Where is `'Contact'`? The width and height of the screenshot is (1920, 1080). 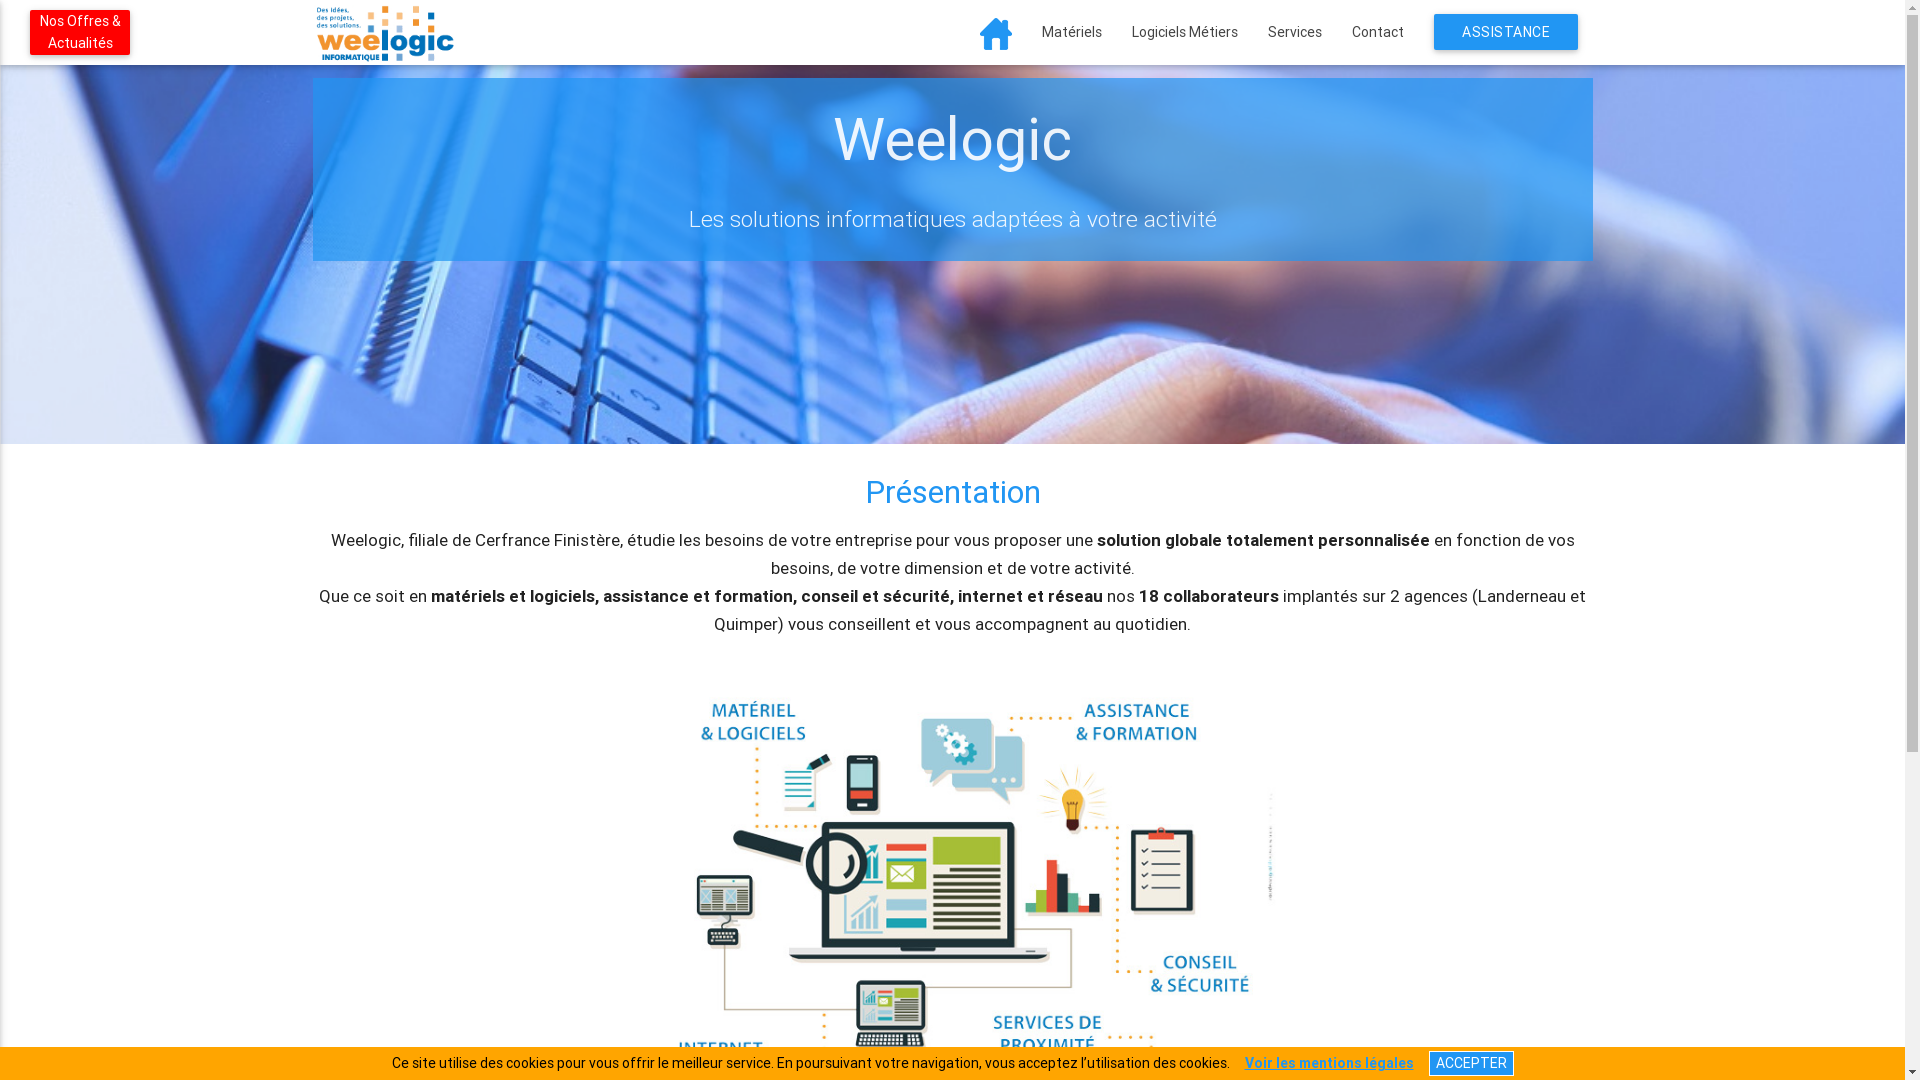
'Contact' is located at coordinates (1376, 31).